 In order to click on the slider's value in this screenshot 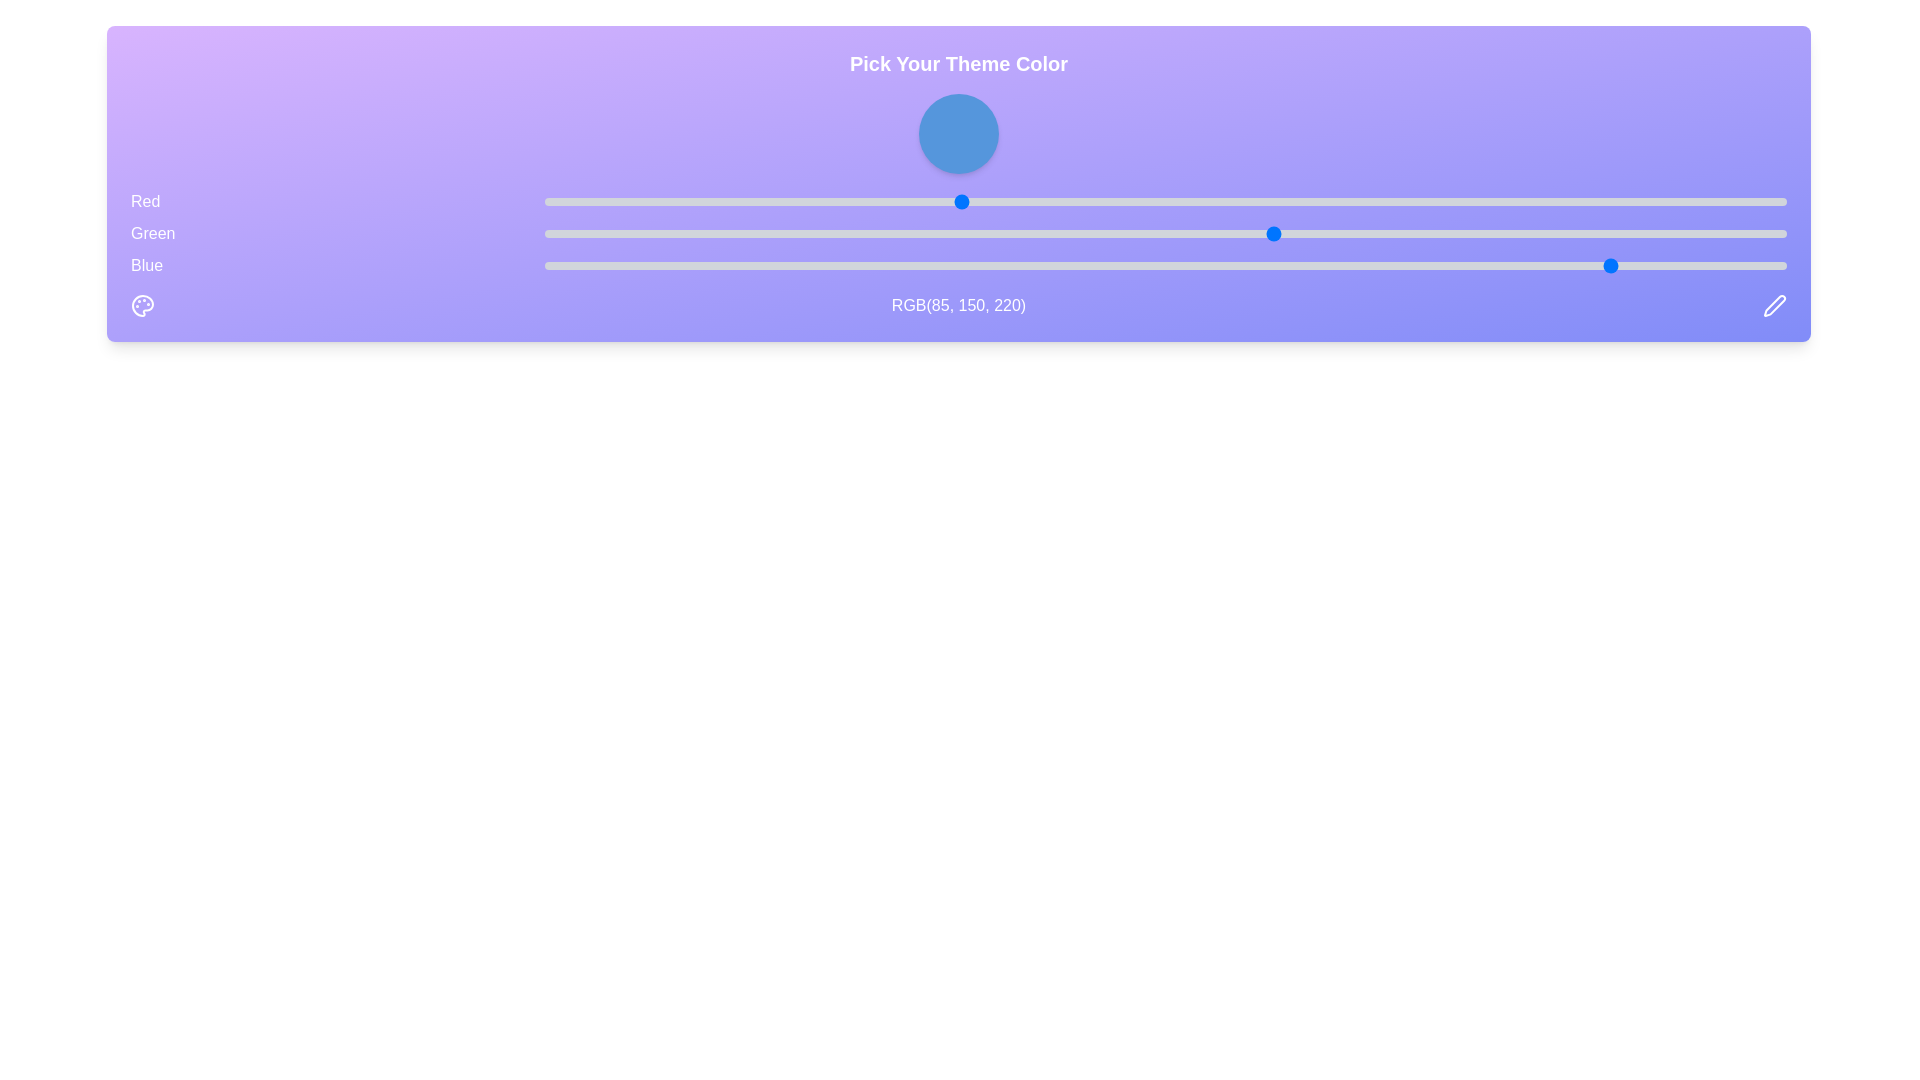, I will do `click(724, 201)`.